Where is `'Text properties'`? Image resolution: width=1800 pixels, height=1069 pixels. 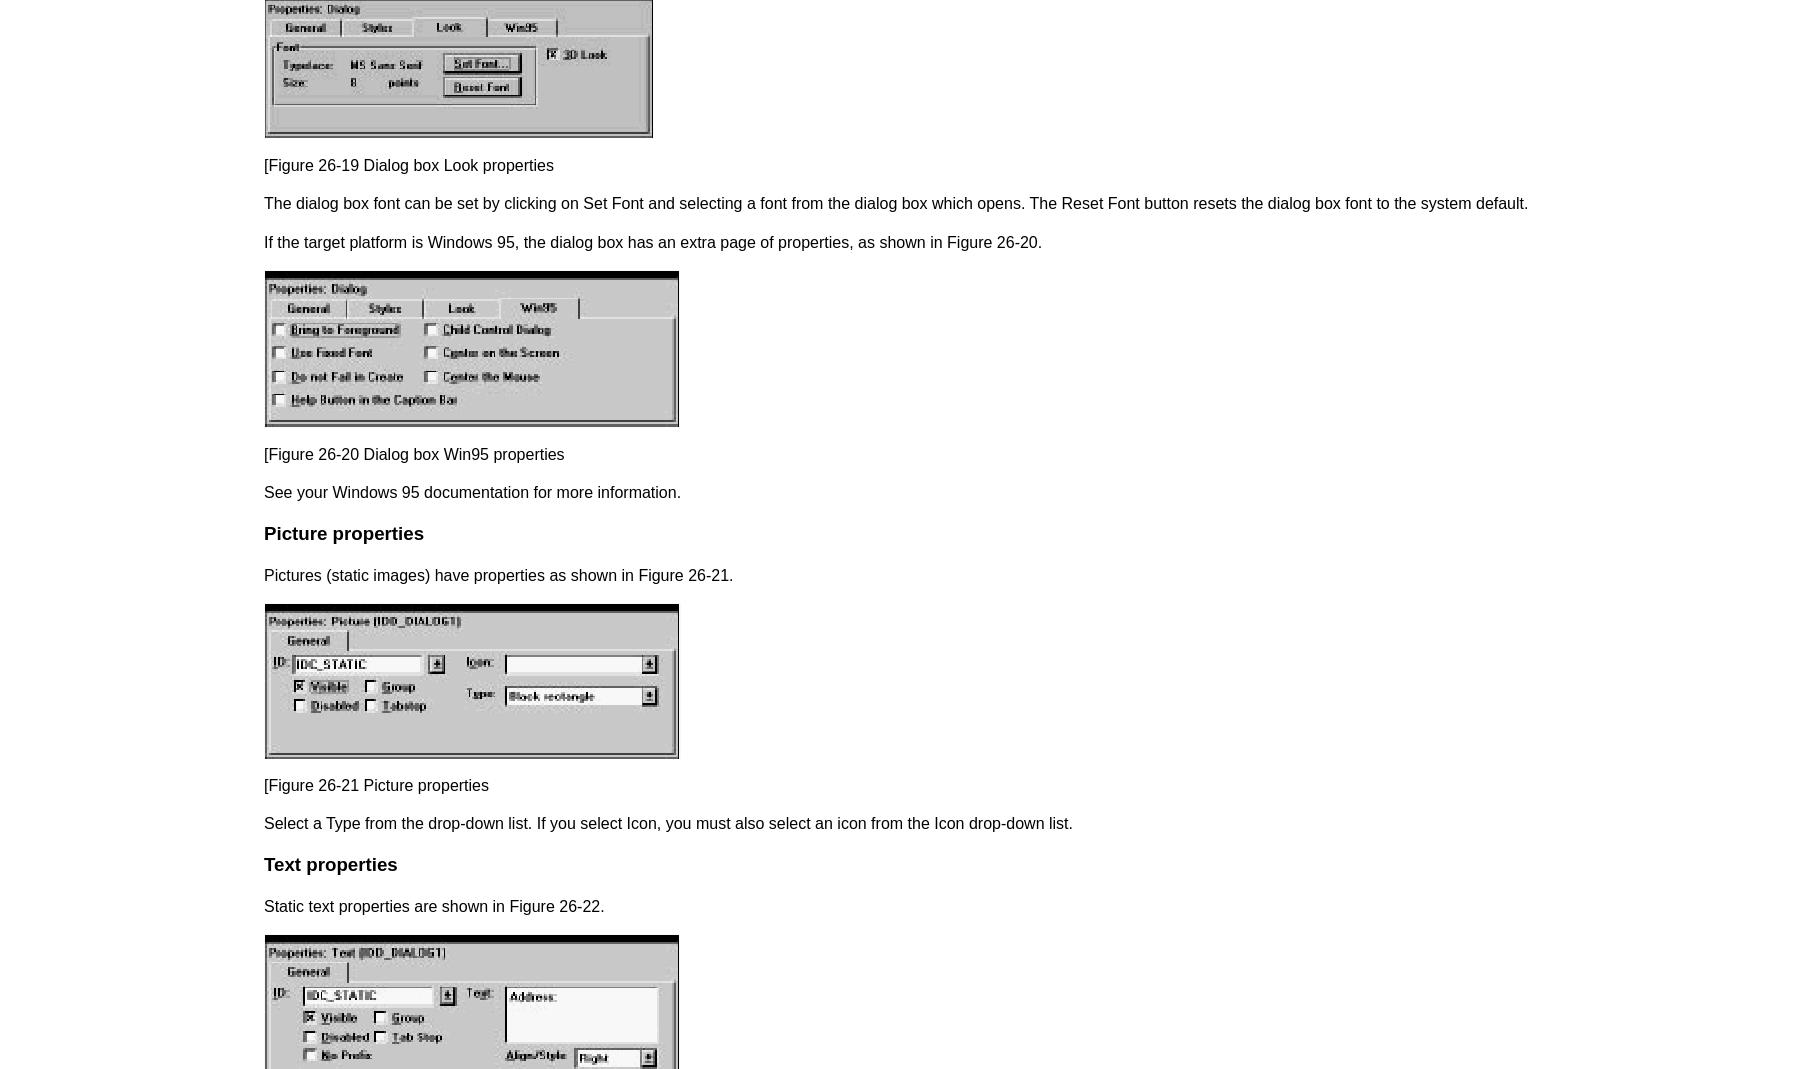 'Text properties' is located at coordinates (329, 863).